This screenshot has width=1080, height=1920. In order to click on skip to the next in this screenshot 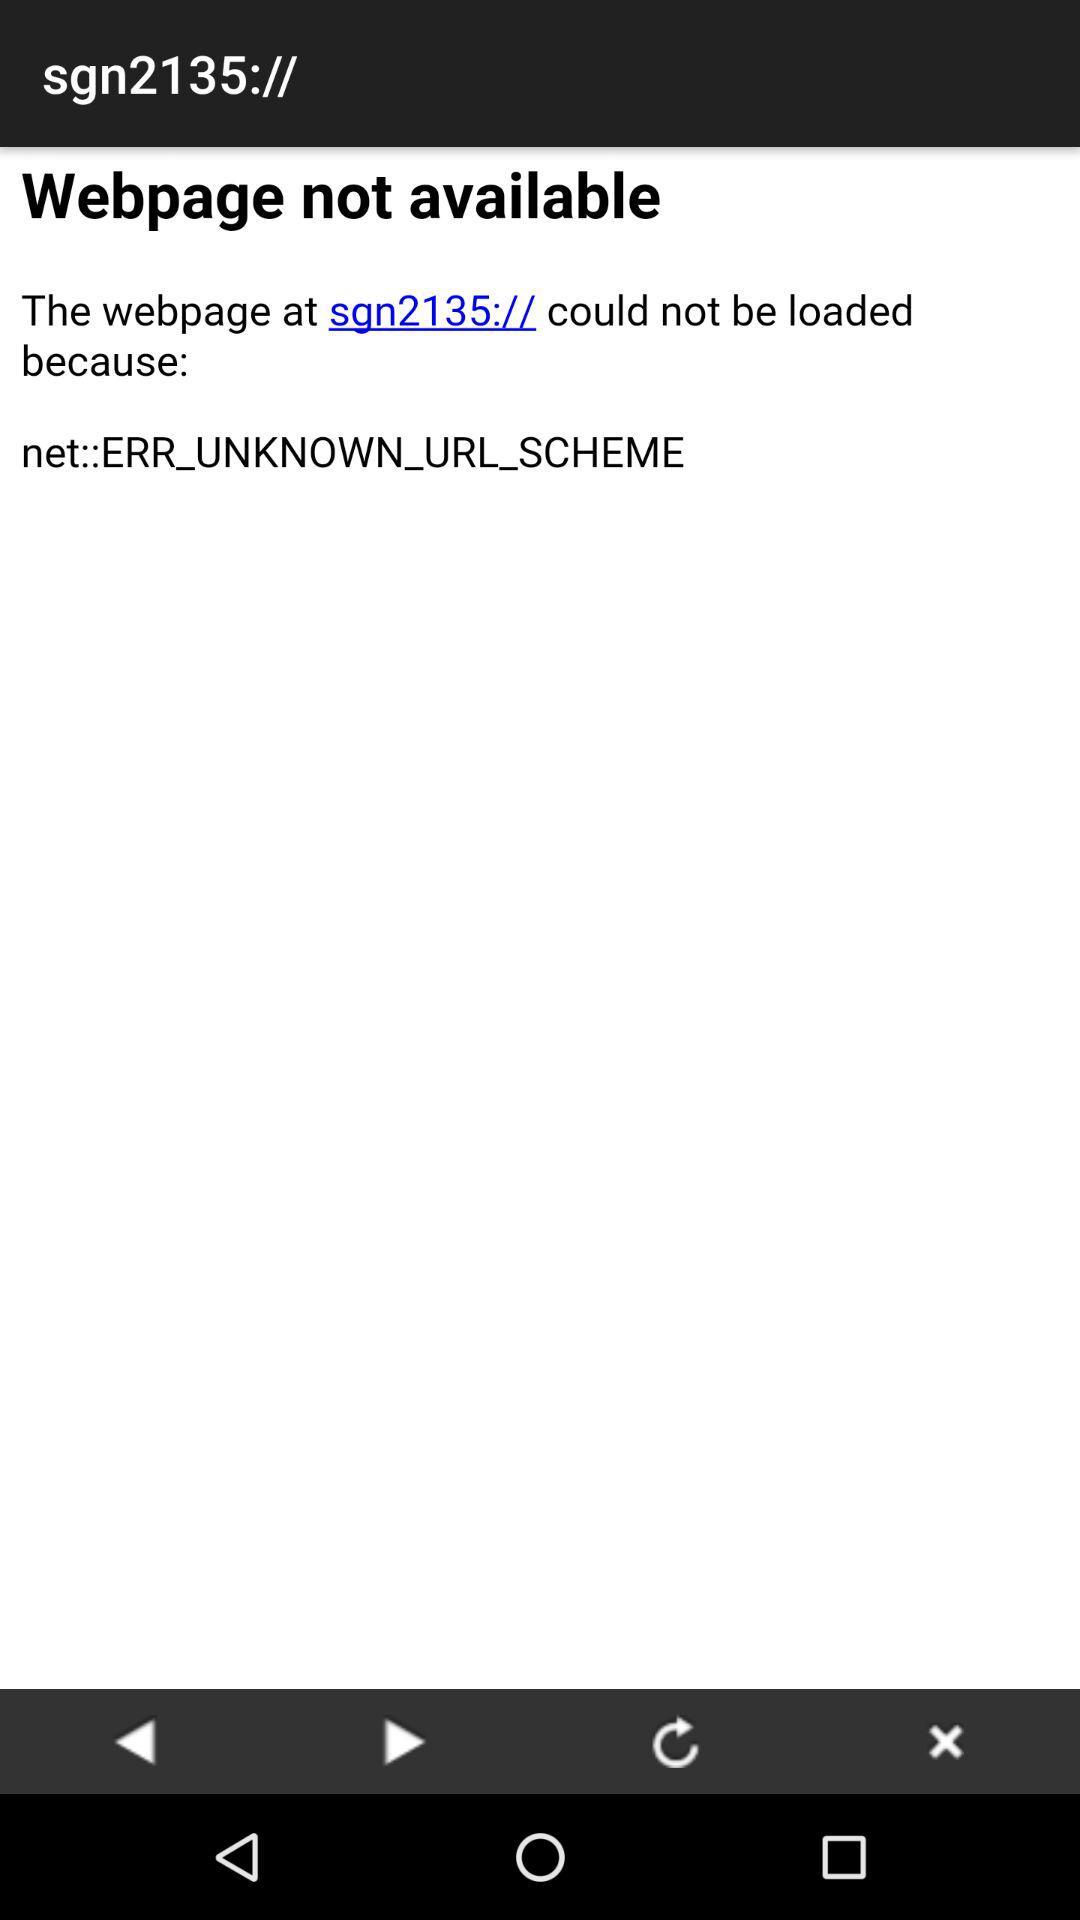, I will do `click(405, 1740)`.